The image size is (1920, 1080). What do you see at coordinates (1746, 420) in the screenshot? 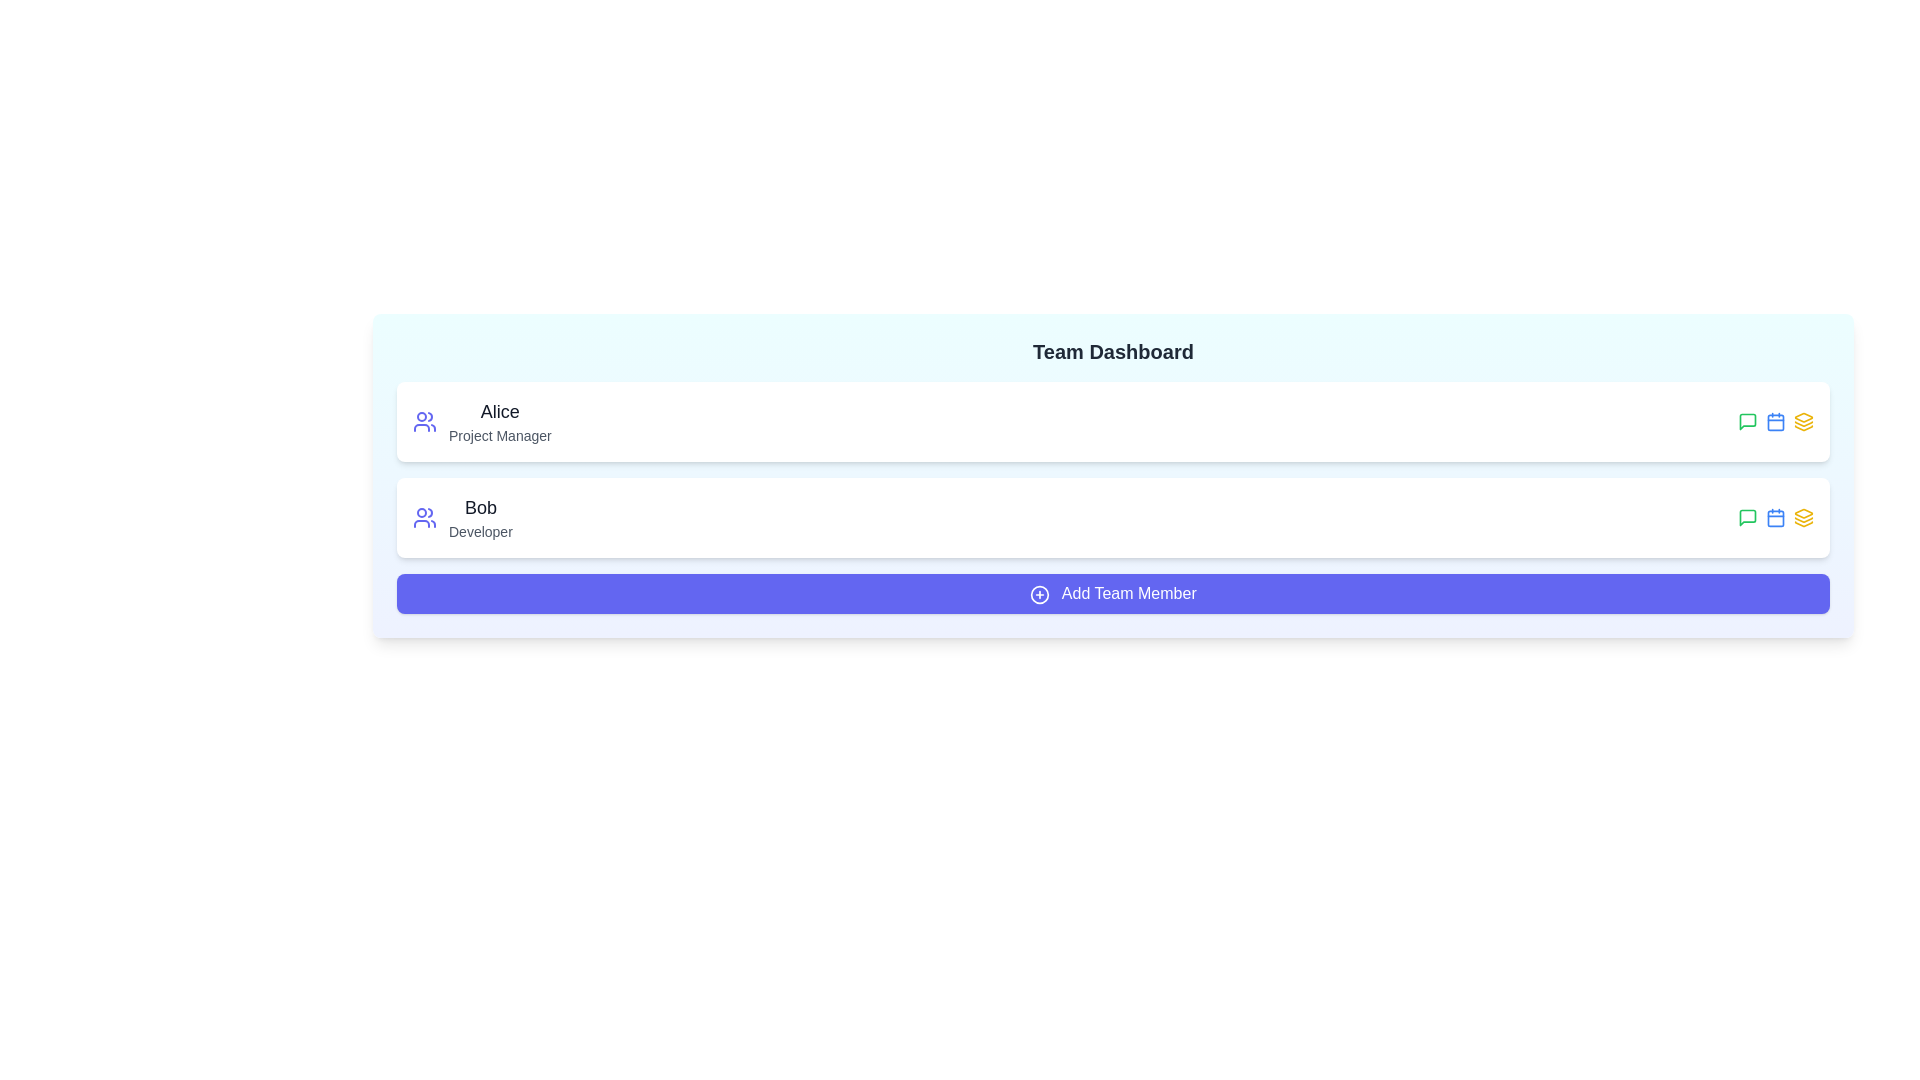
I see `the Interactive Icon located on the right side within the row associated with 'Bob - Developer'` at bounding box center [1746, 420].